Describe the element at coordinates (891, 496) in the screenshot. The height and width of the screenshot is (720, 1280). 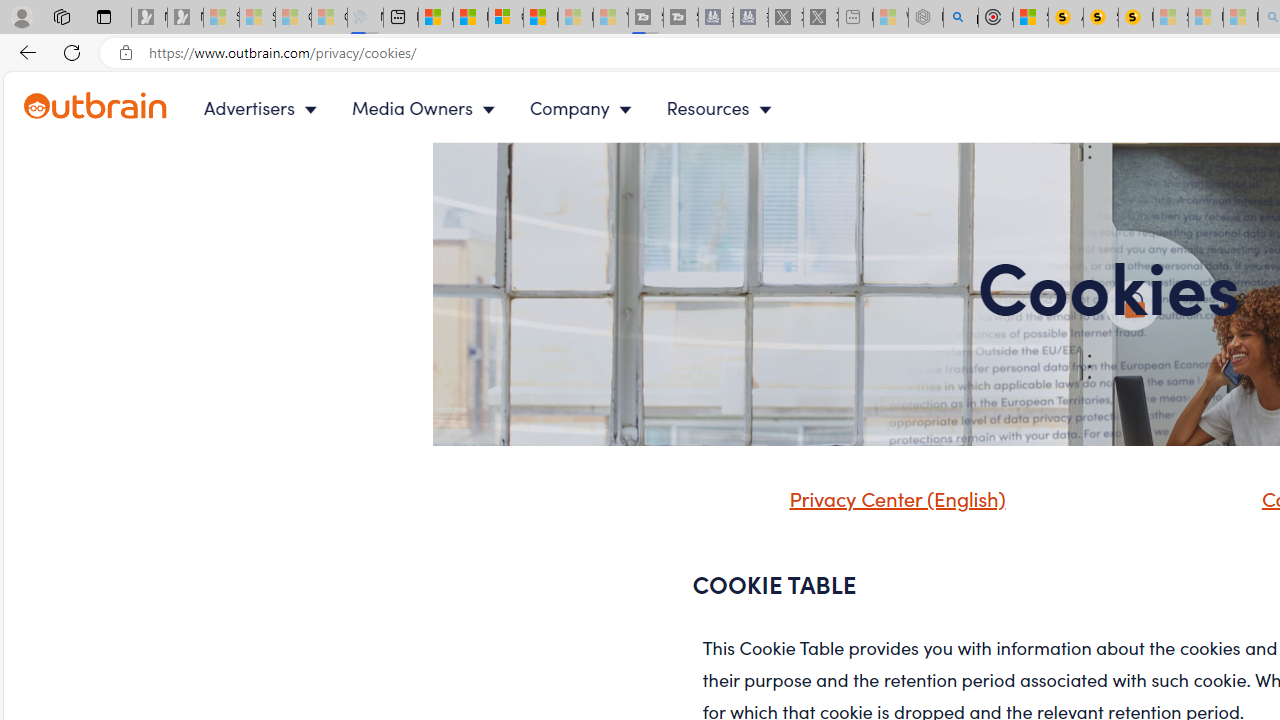
I see `'Privacy Center (English)'` at that location.